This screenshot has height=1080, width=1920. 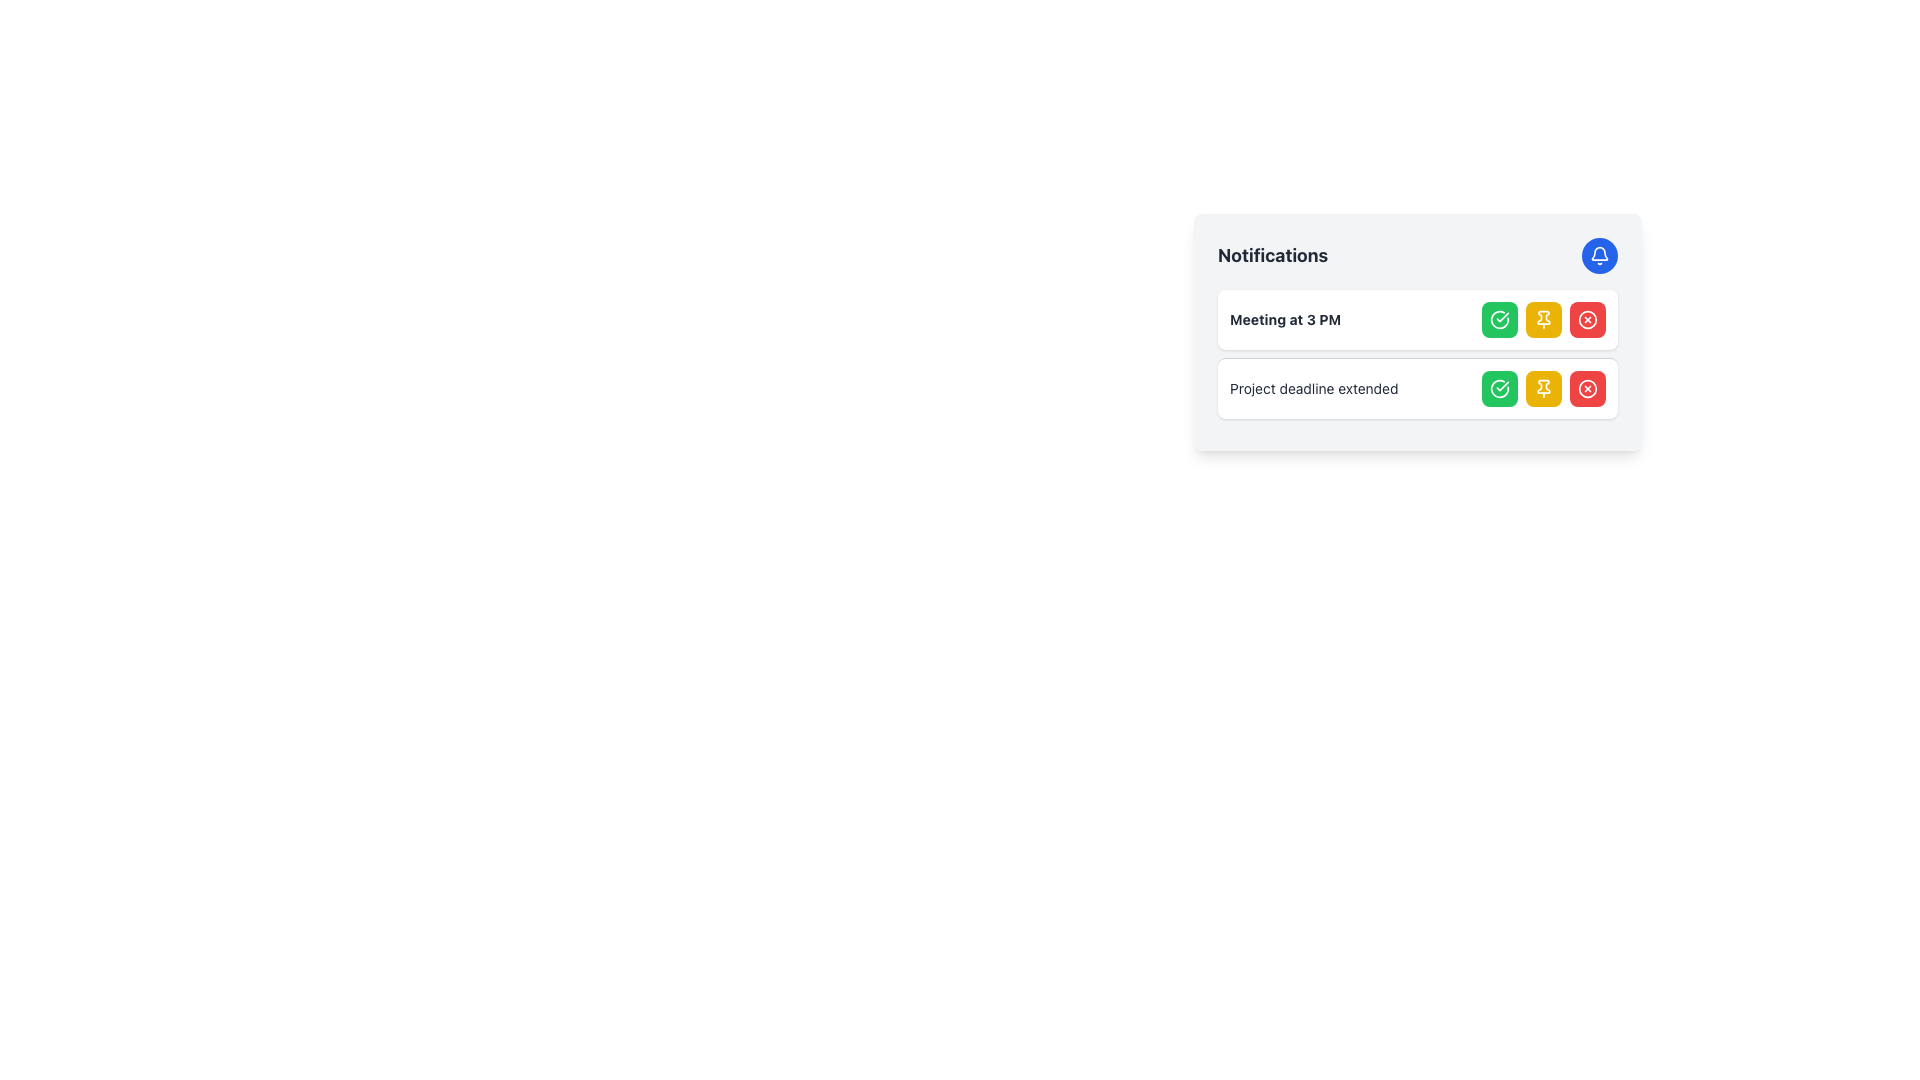 I want to click on the first notification in the Notifications section that displays information about a meeting scheduled for 3 PM, so click(x=1416, y=319).